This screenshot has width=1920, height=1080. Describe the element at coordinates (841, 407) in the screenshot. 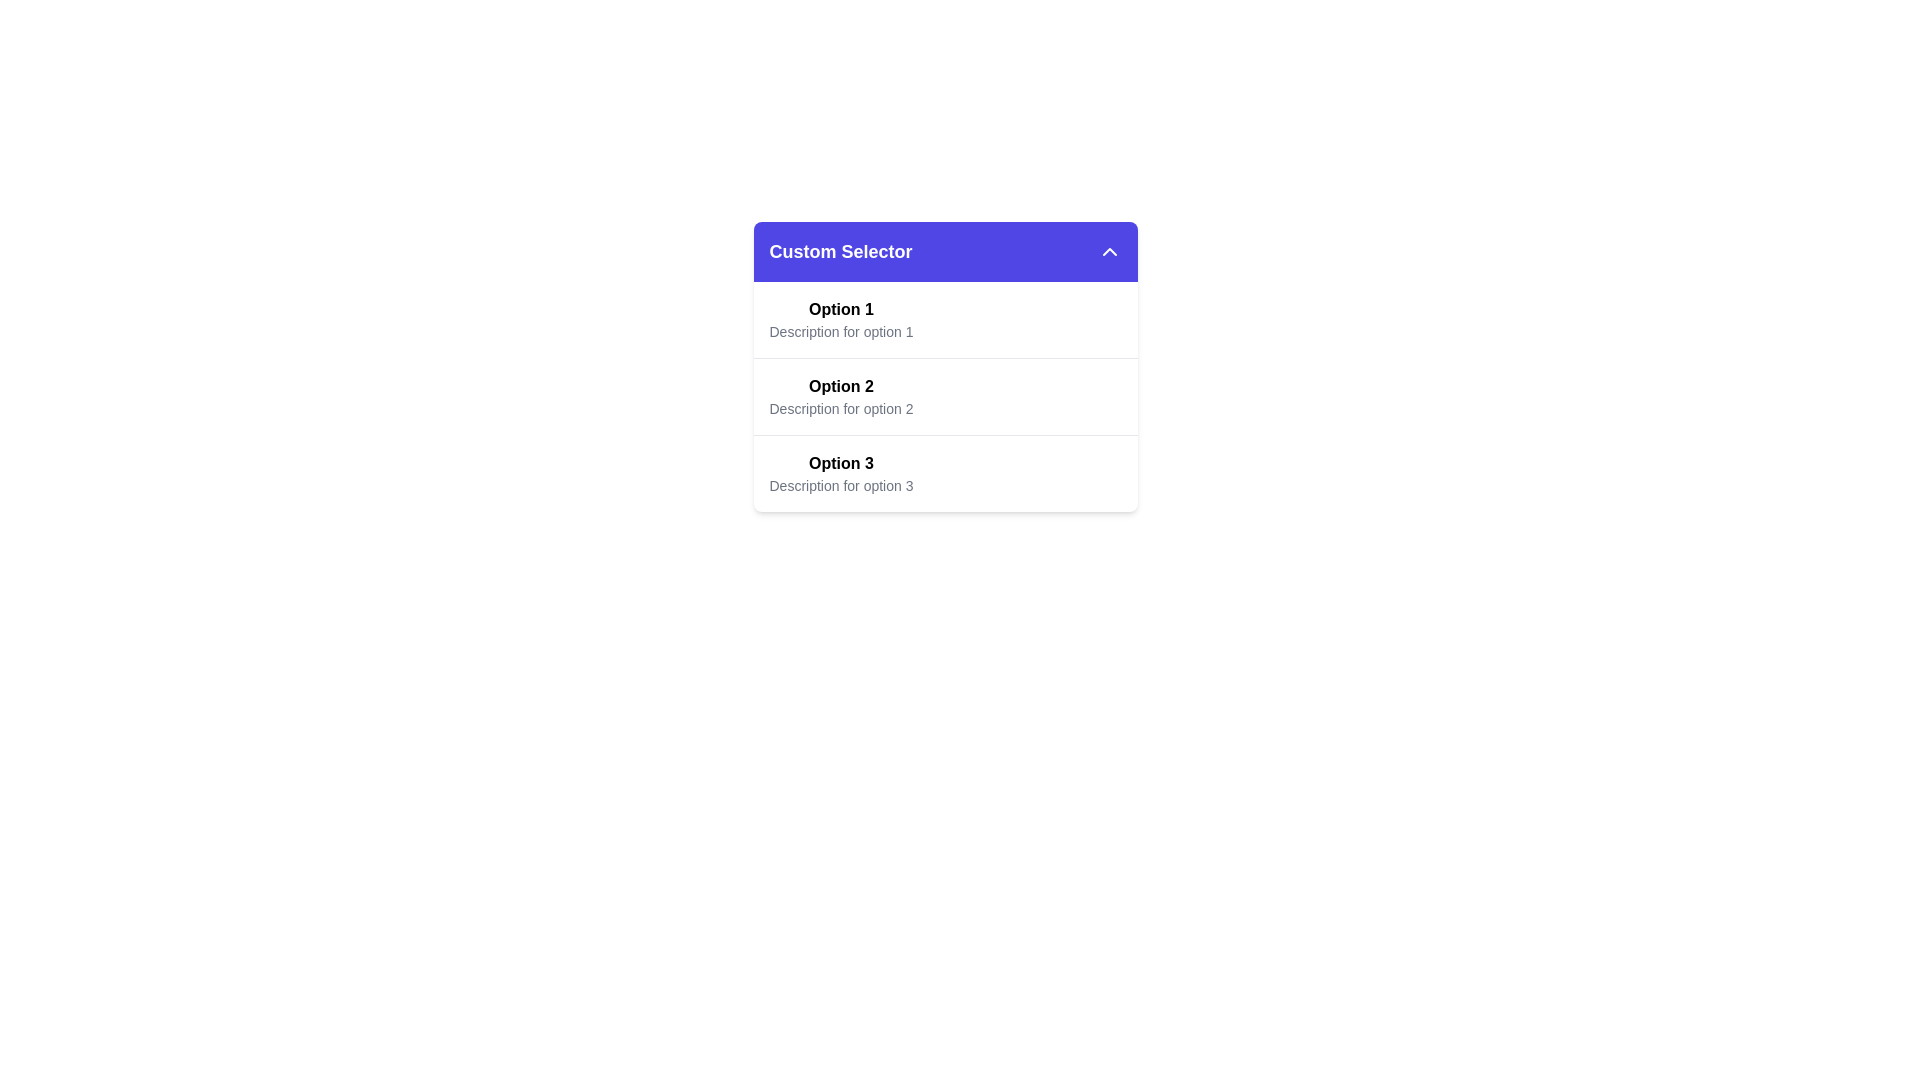

I see `the text label that reads 'Description for option 2', which is styled in gray and positioned directly beneath 'Option 2' in the dropdown menu` at that location.